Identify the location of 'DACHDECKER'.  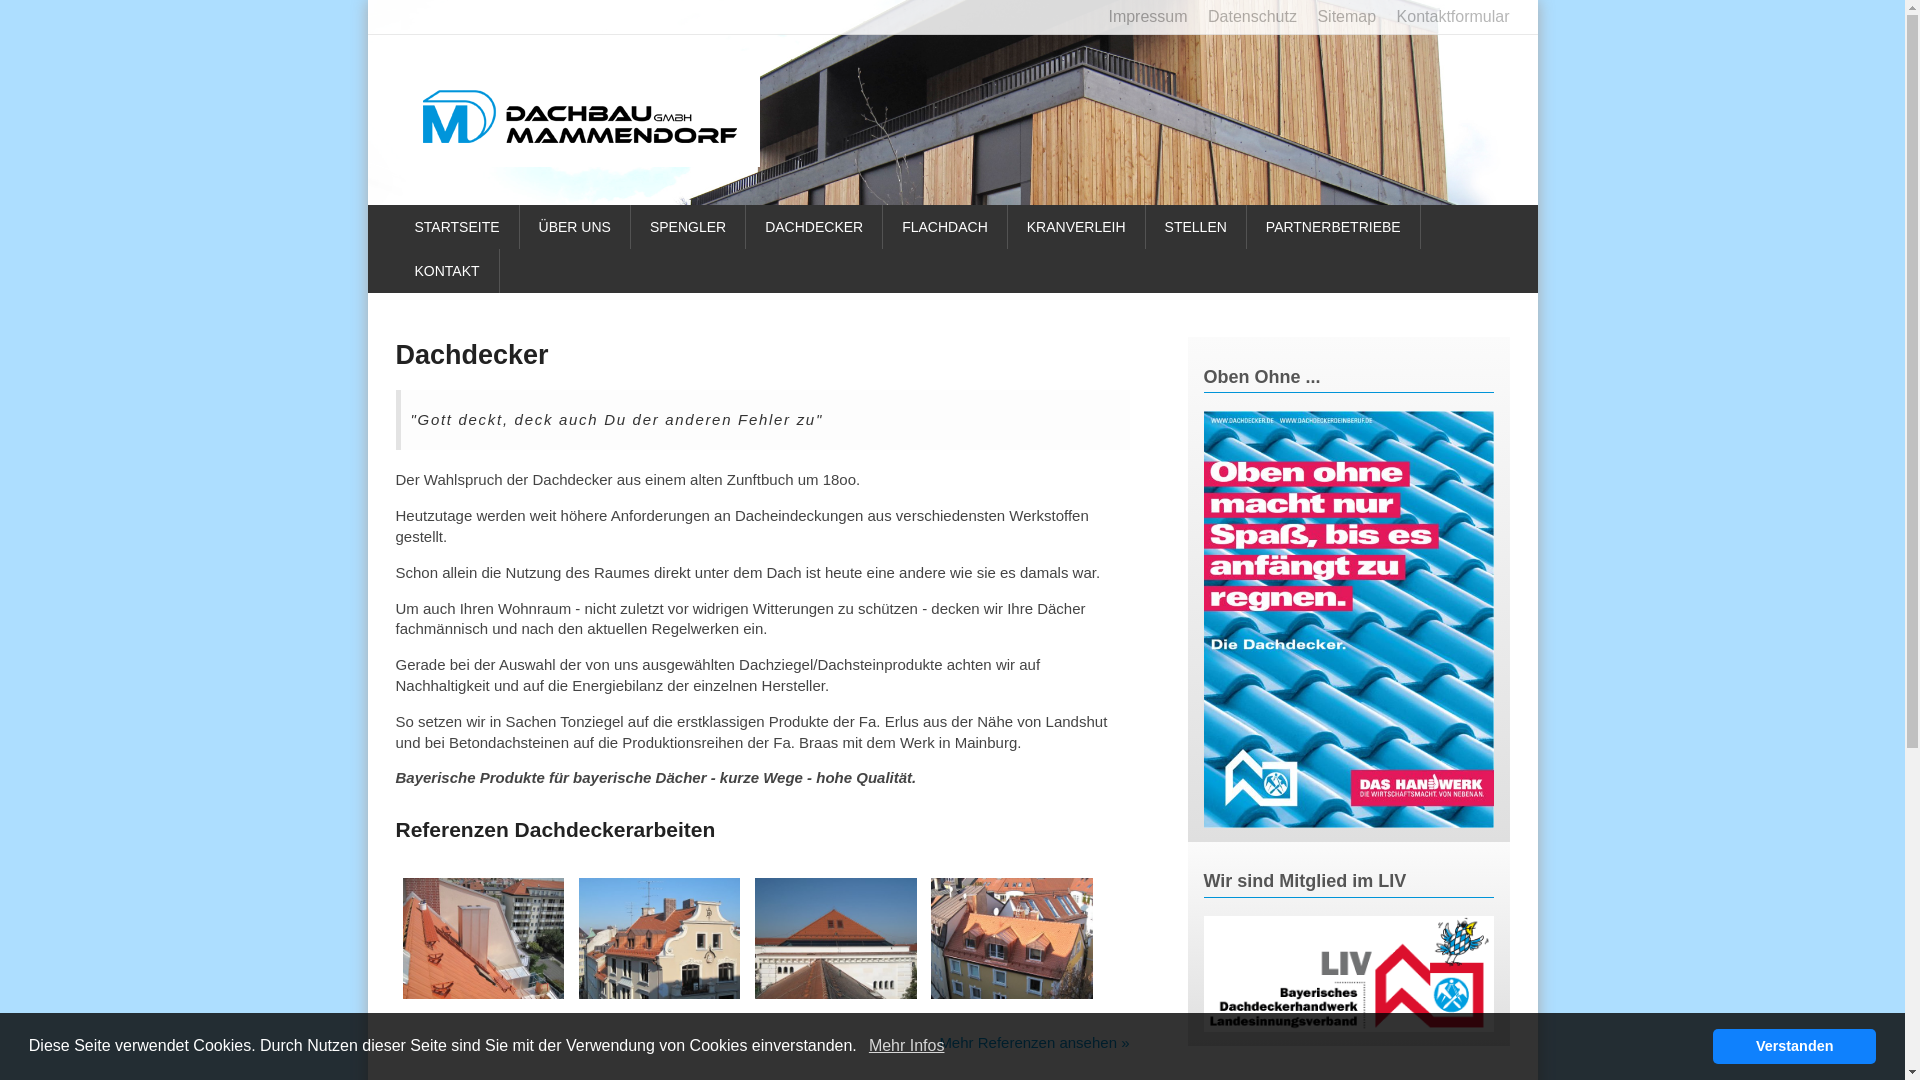
(814, 226).